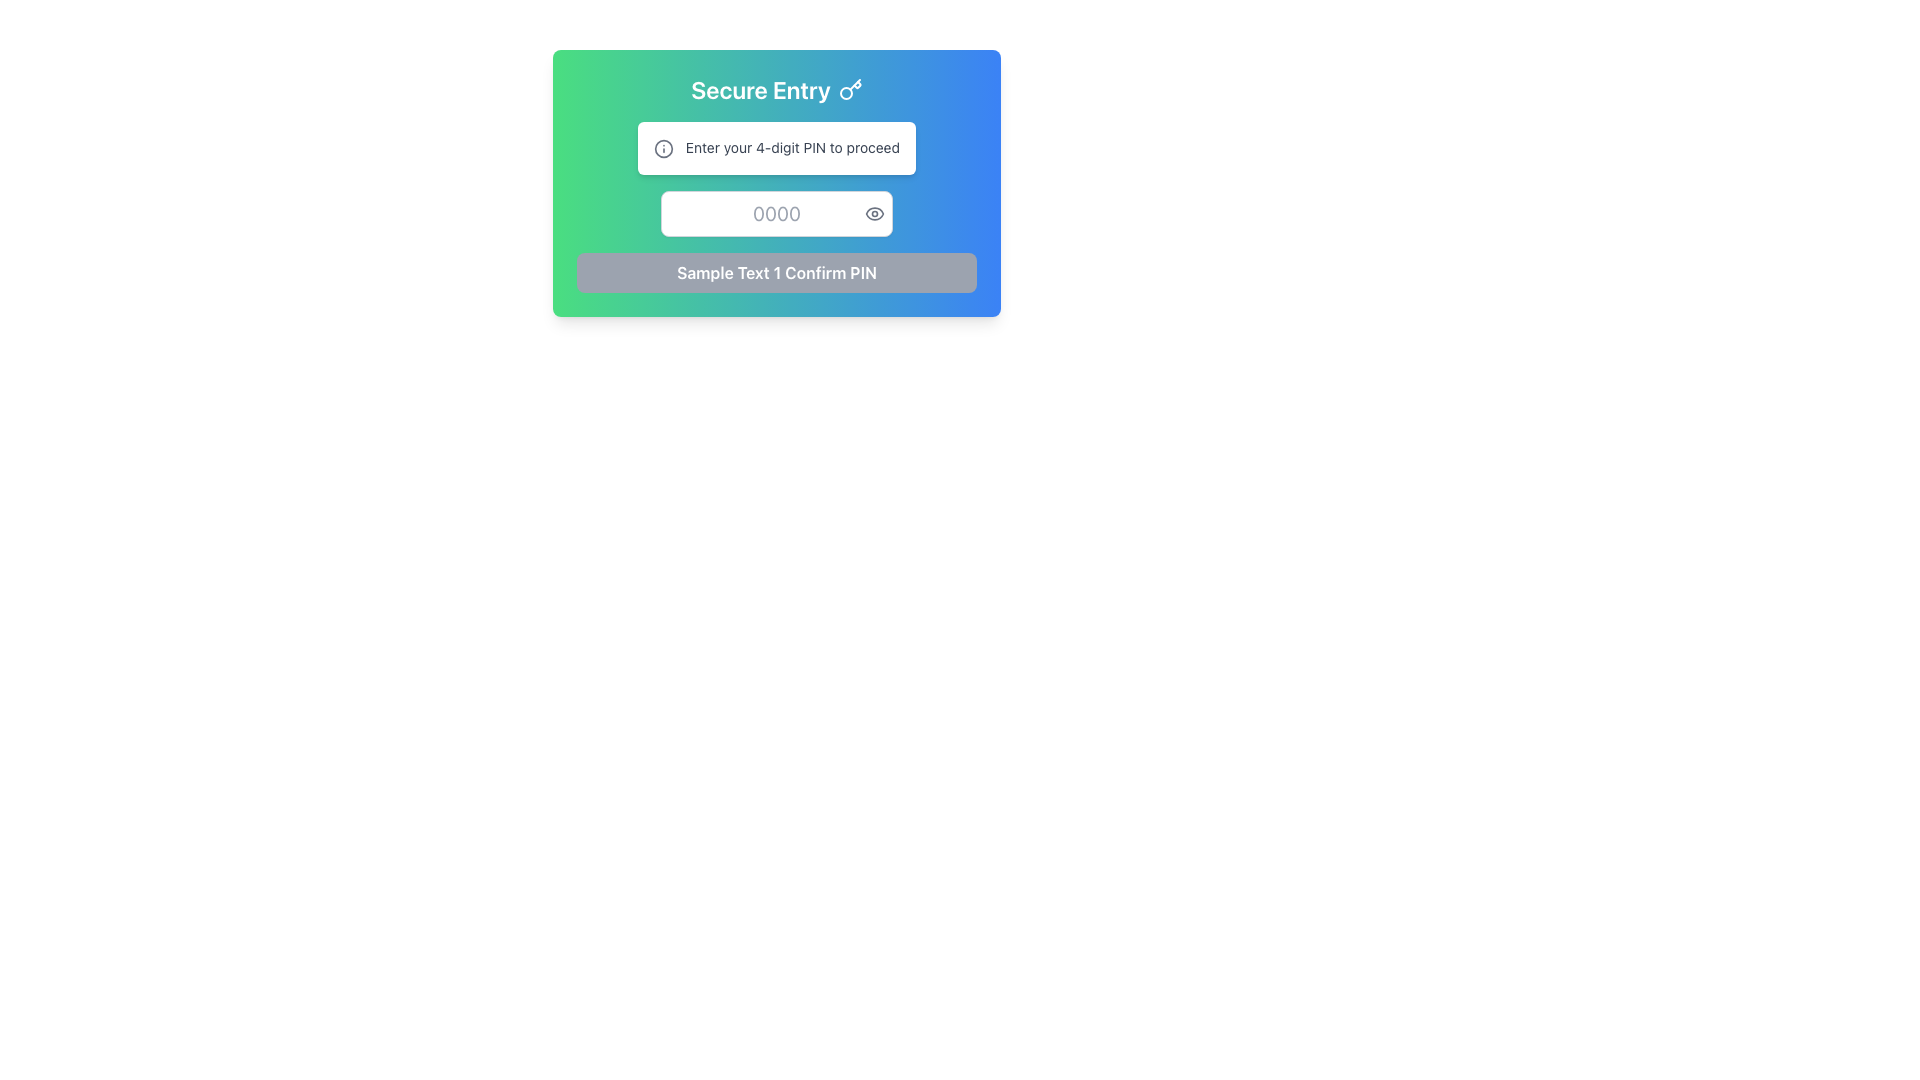 The height and width of the screenshot is (1080, 1920). What do you see at coordinates (874, 213) in the screenshot?
I see `the eye icon button located to the right side of the input field` at bounding box center [874, 213].